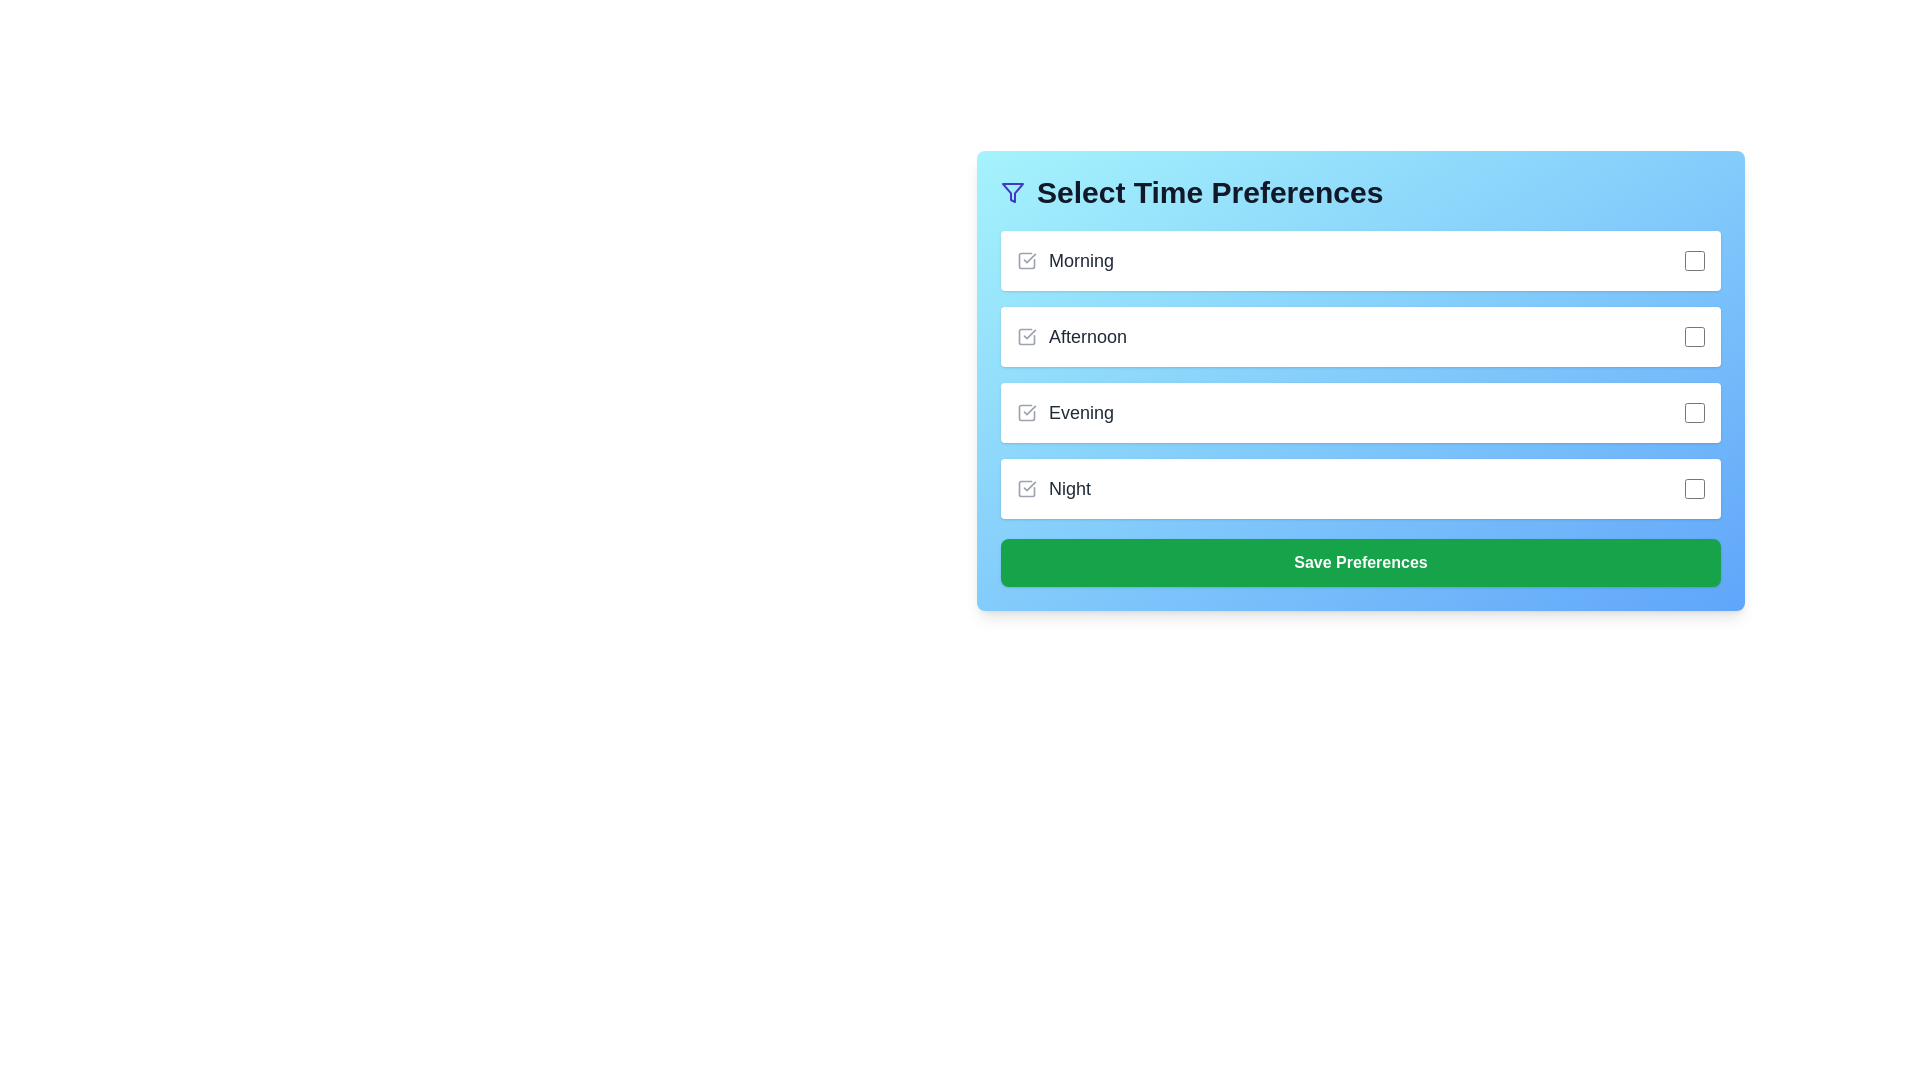 This screenshot has height=1080, width=1920. What do you see at coordinates (1053, 489) in the screenshot?
I see `the label displaying 'Night'` at bounding box center [1053, 489].